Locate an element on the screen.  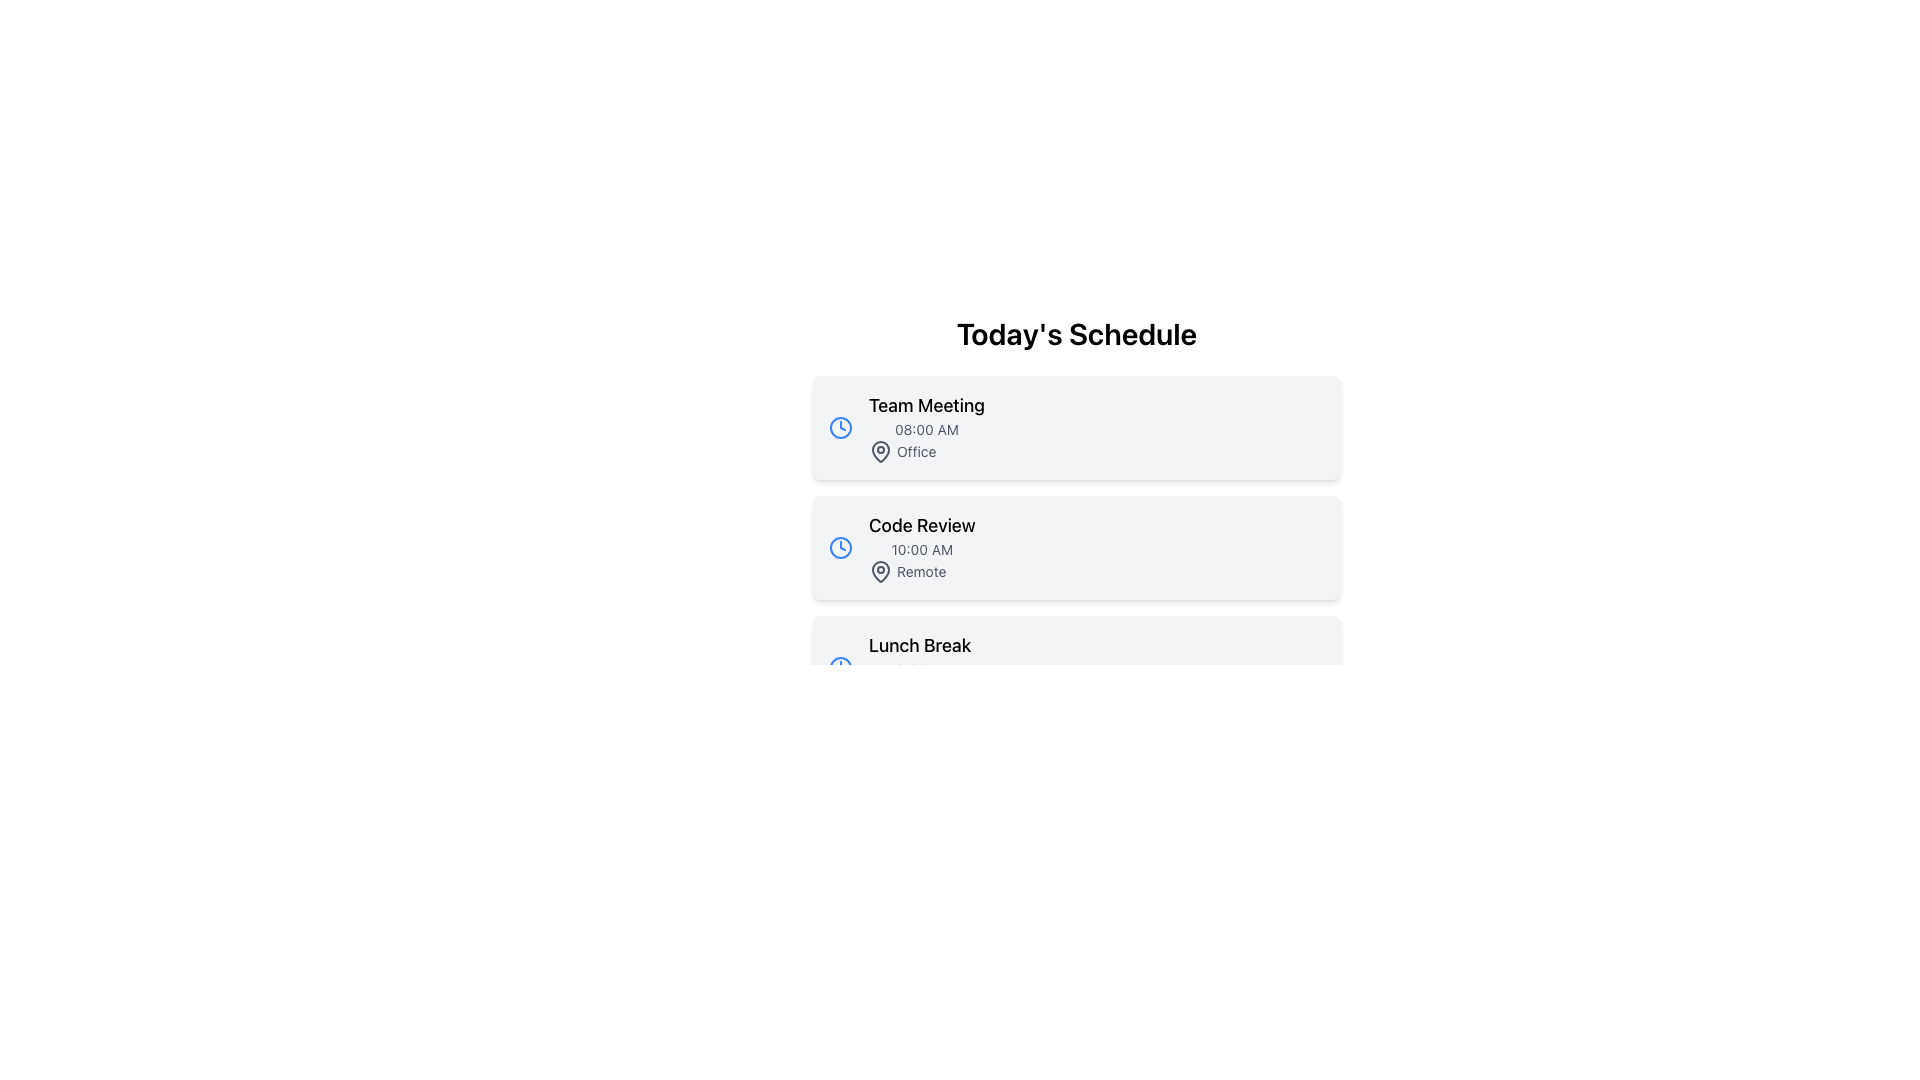
the icon representing the location of the 'Team Meeting' event, which is visually associated with the text 'Office' is located at coordinates (880, 451).